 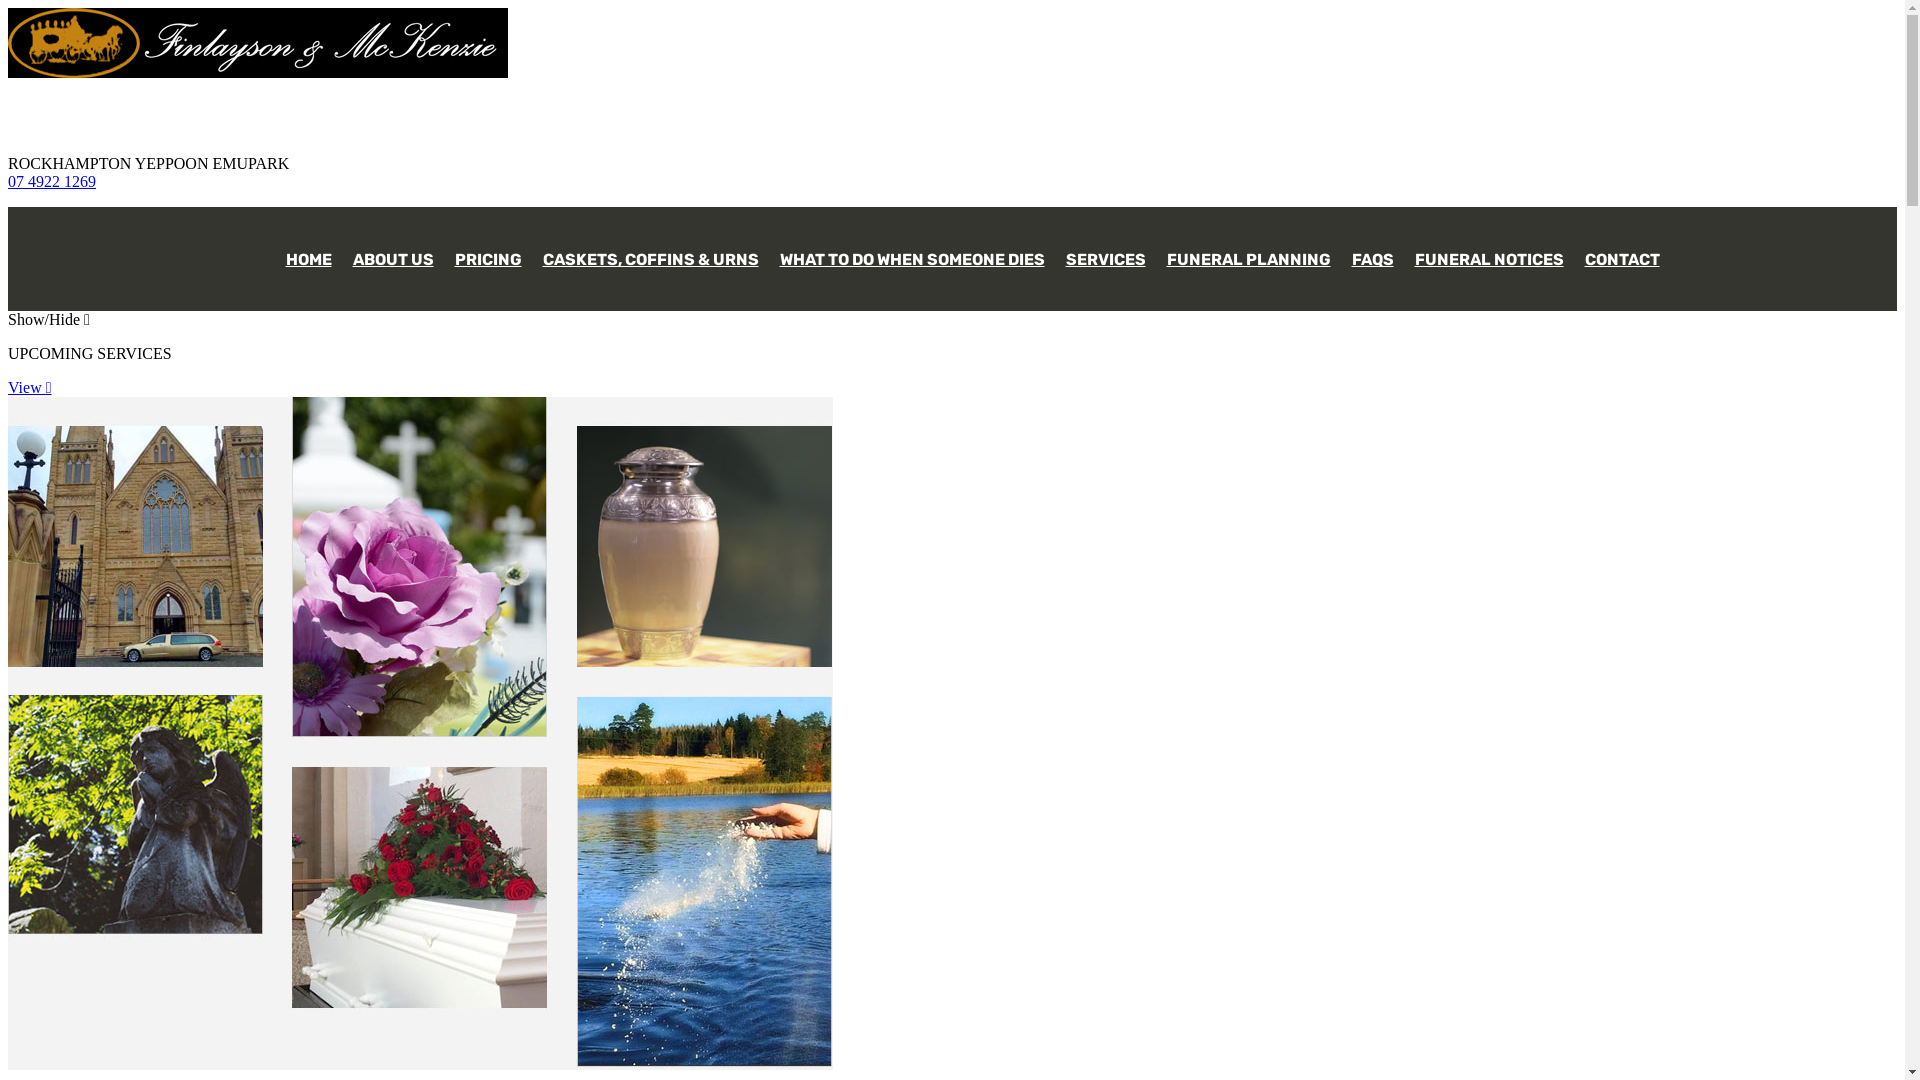 What do you see at coordinates (306, 249) in the screenshot?
I see `'HOME'` at bounding box center [306, 249].